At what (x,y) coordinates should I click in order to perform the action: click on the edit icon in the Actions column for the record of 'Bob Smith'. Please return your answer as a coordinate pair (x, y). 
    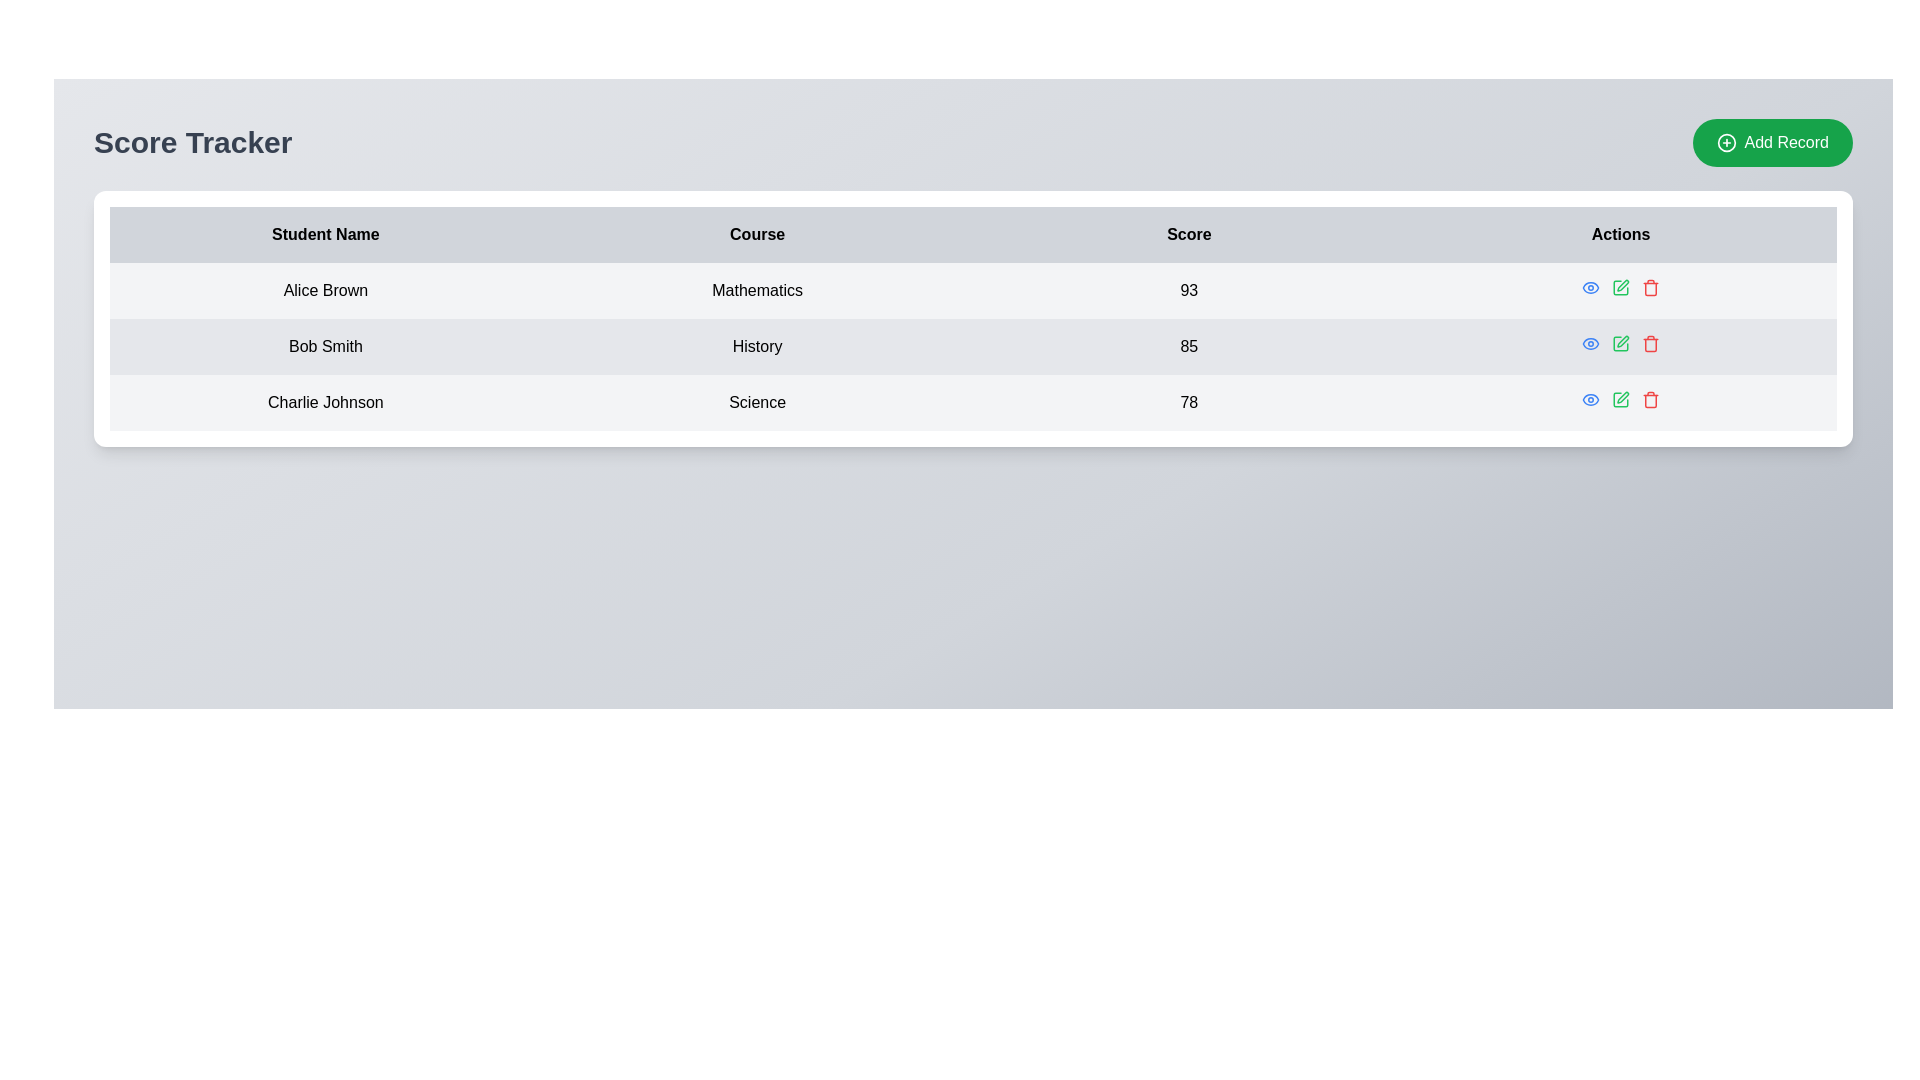
    Looking at the image, I should click on (1622, 339).